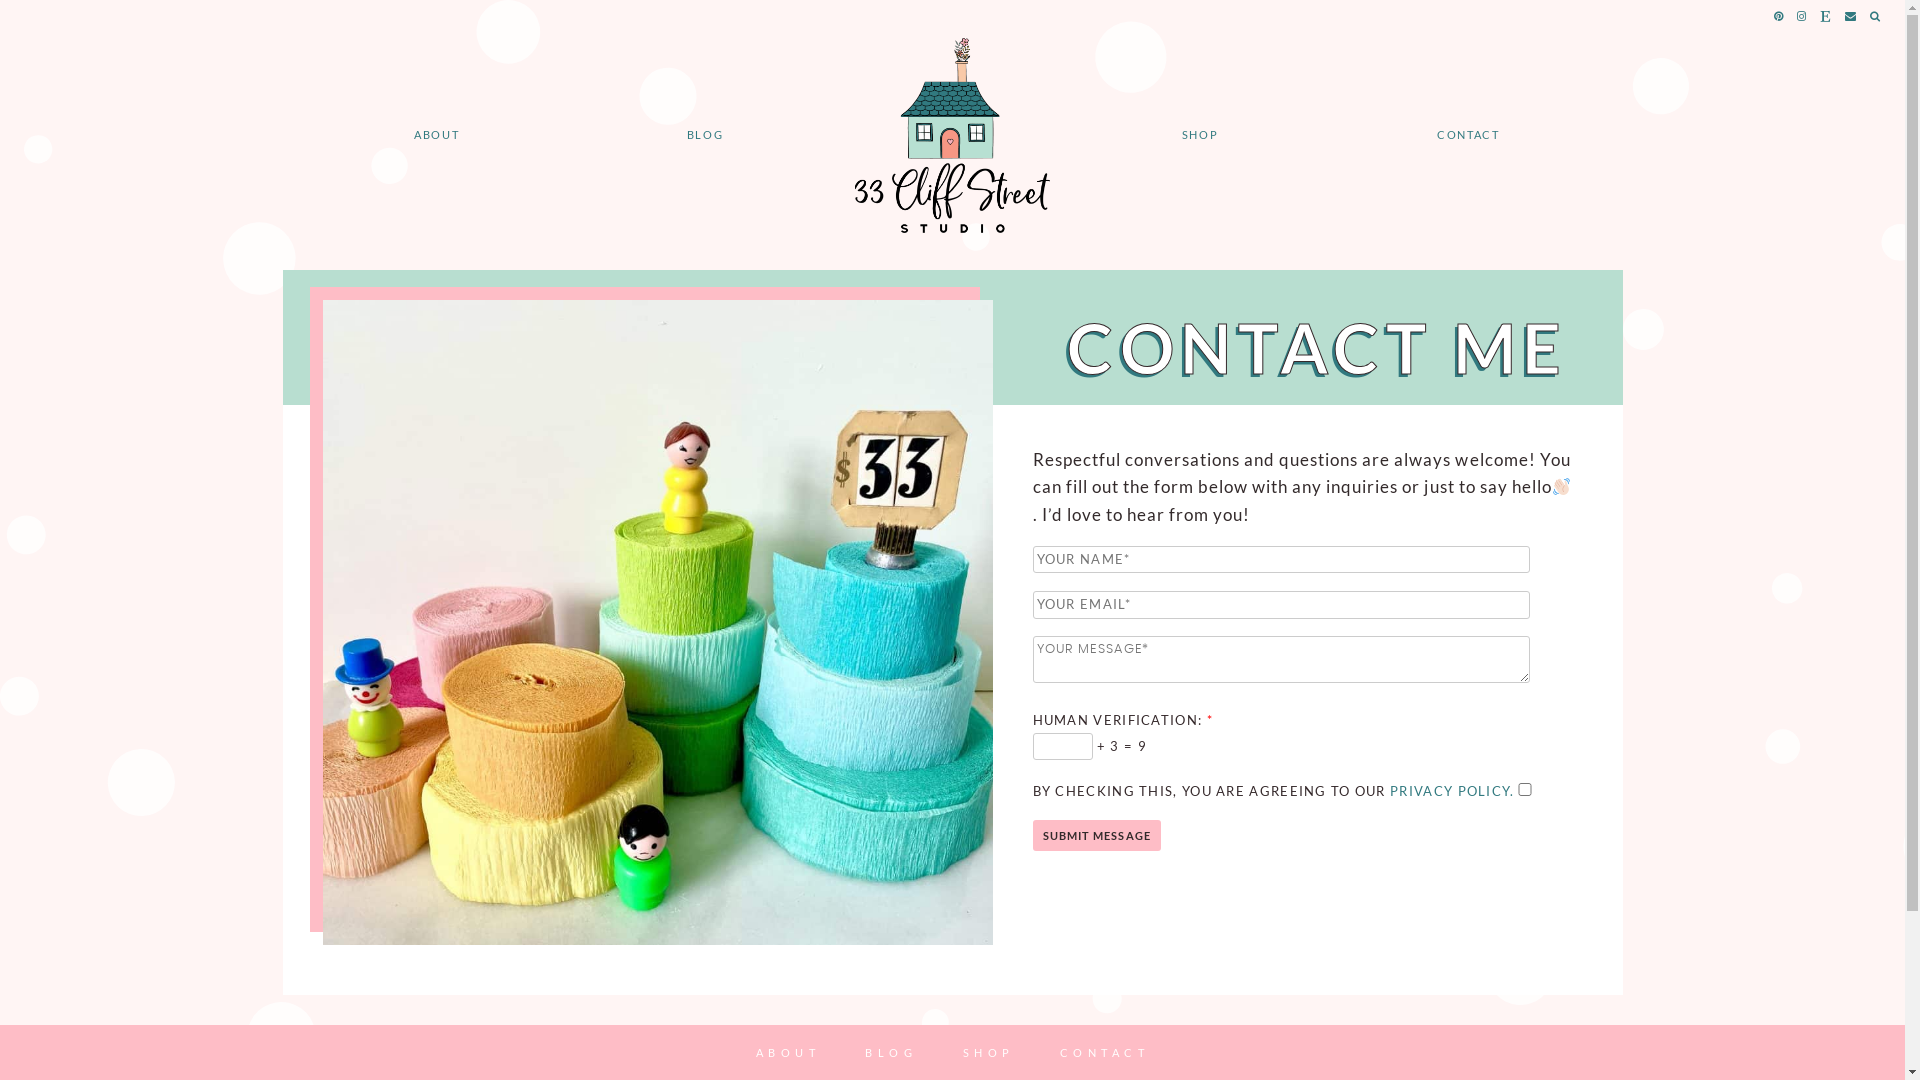  Describe the element at coordinates (1850, 16) in the screenshot. I see `'email icon'` at that location.